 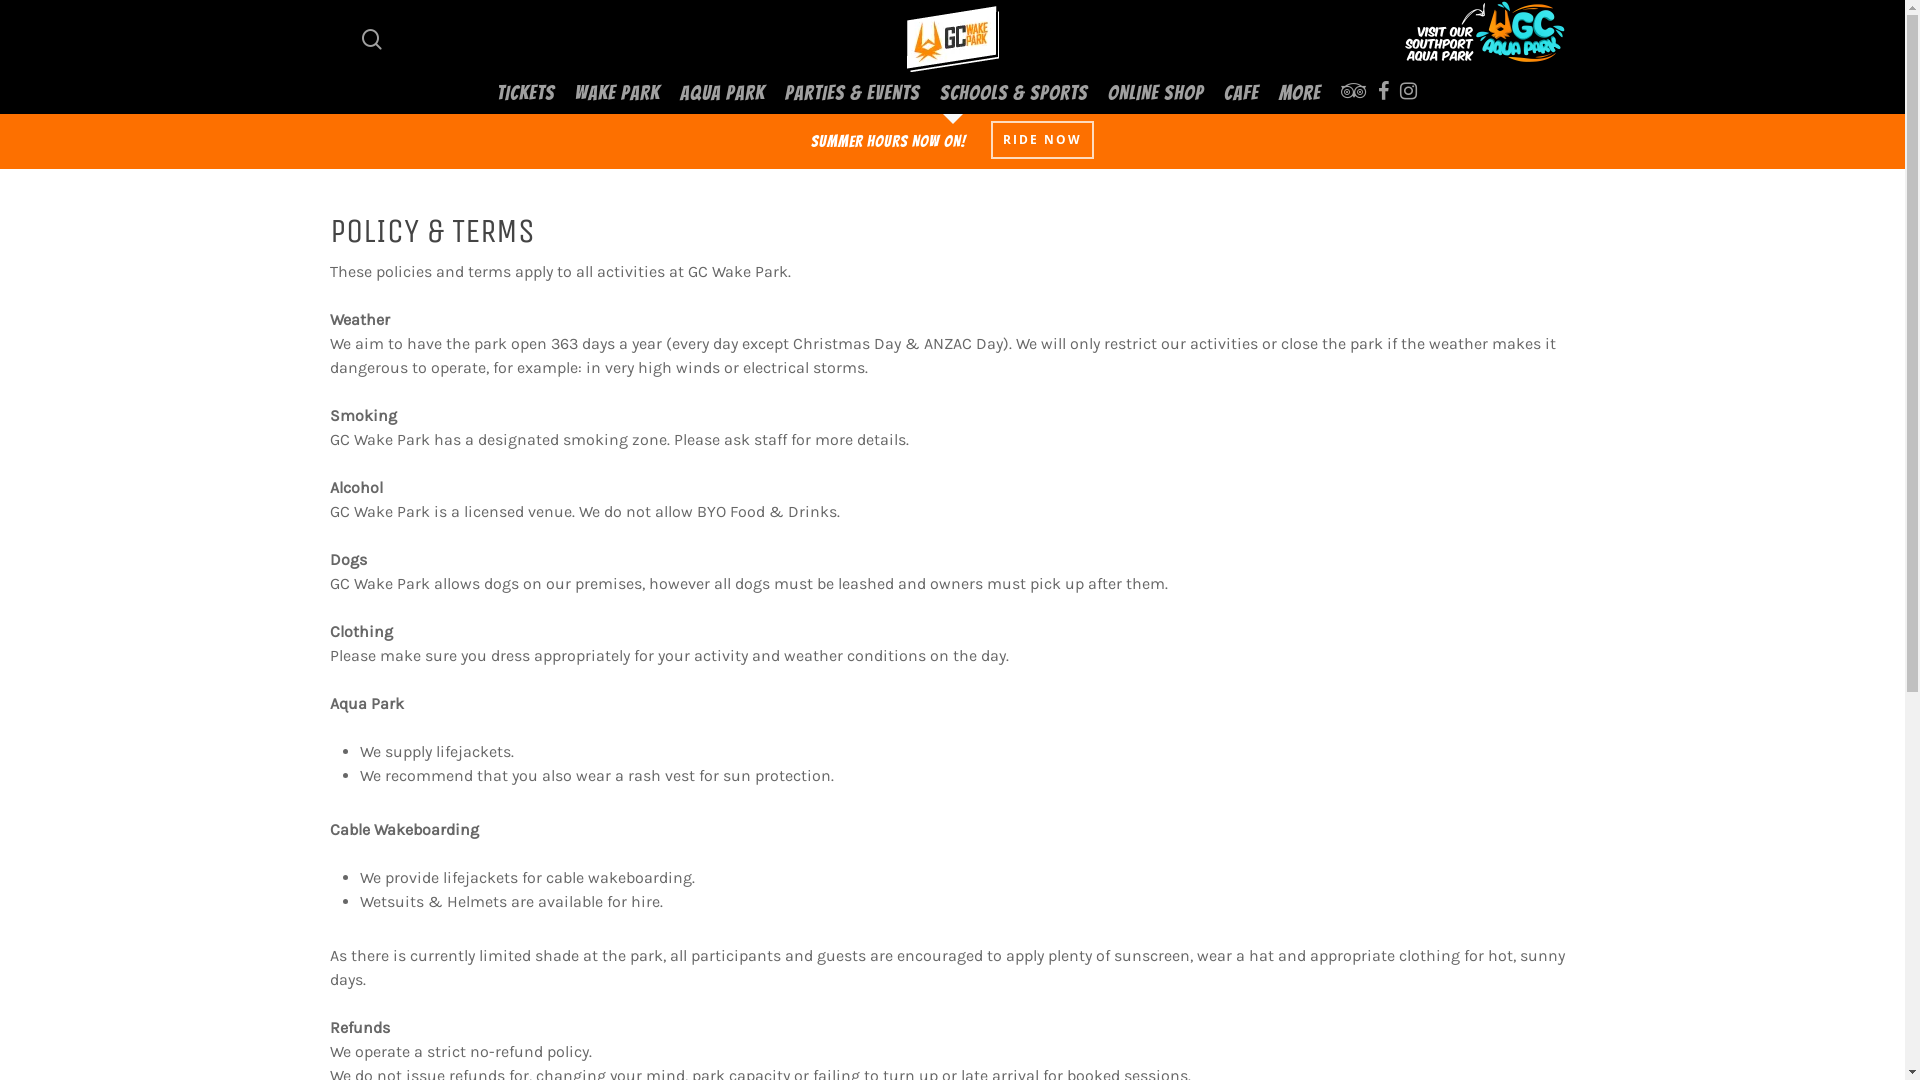 What do you see at coordinates (372, 38) in the screenshot?
I see `'search'` at bounding box center [372, 38].